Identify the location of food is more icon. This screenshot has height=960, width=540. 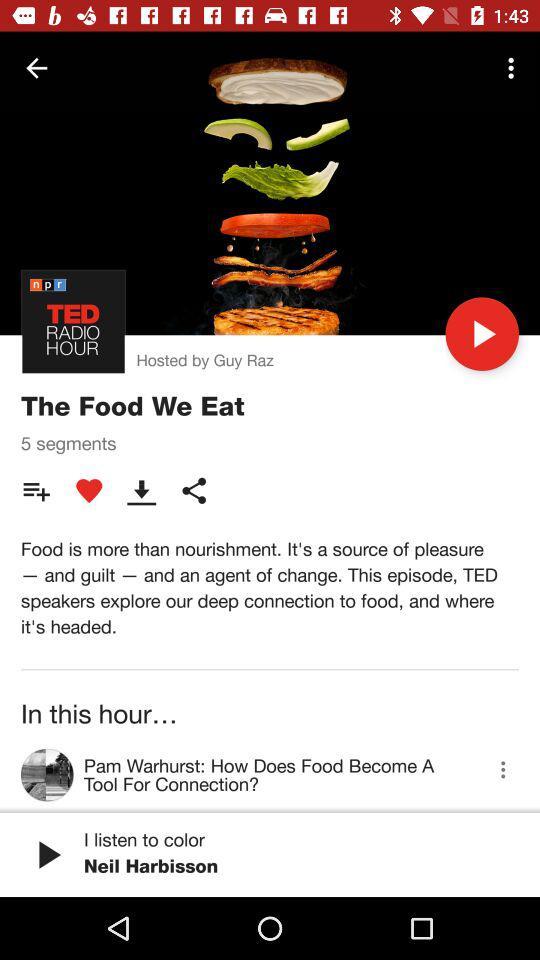
(270, 587).